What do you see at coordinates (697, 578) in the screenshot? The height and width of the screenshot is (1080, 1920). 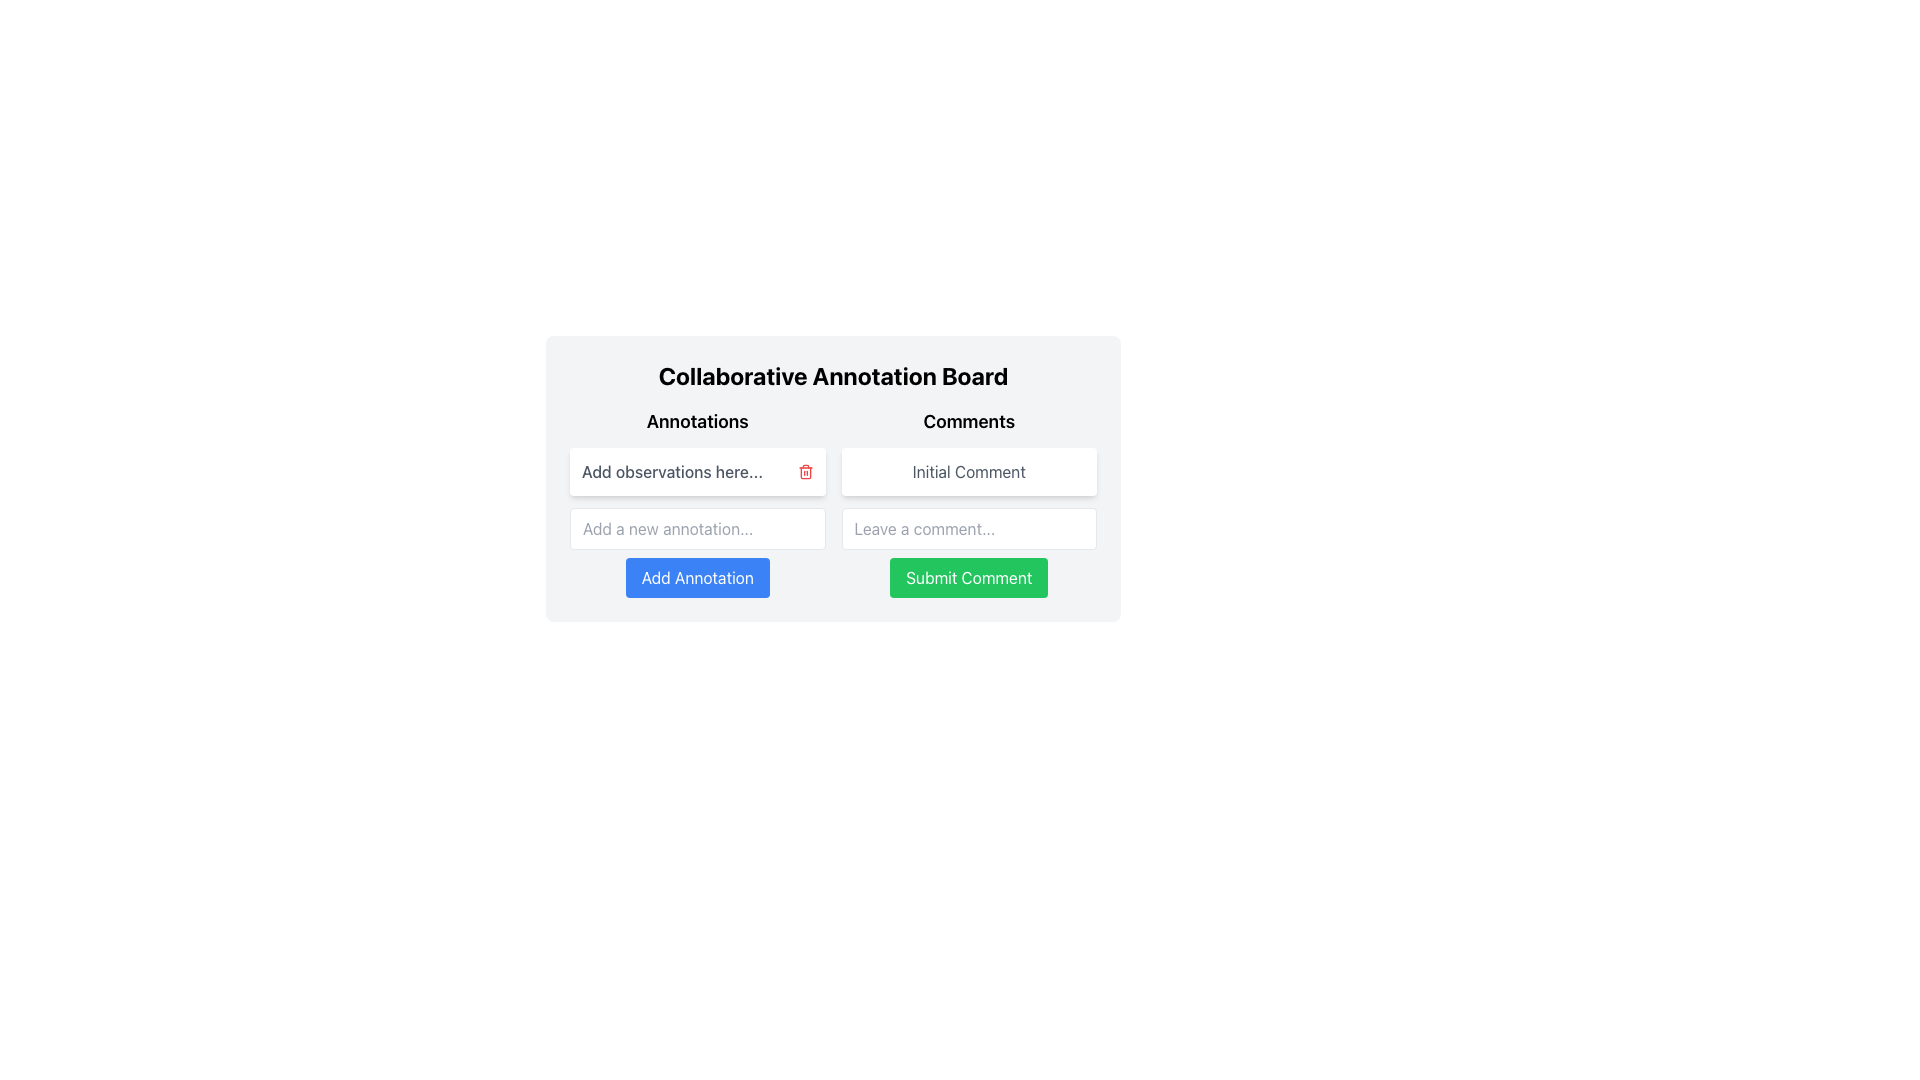 I see `the blue 'Add Annotation' button located below the text input field labeled 'Add a new annotation...' in the Annotations section` at bounding box center [697, 578].